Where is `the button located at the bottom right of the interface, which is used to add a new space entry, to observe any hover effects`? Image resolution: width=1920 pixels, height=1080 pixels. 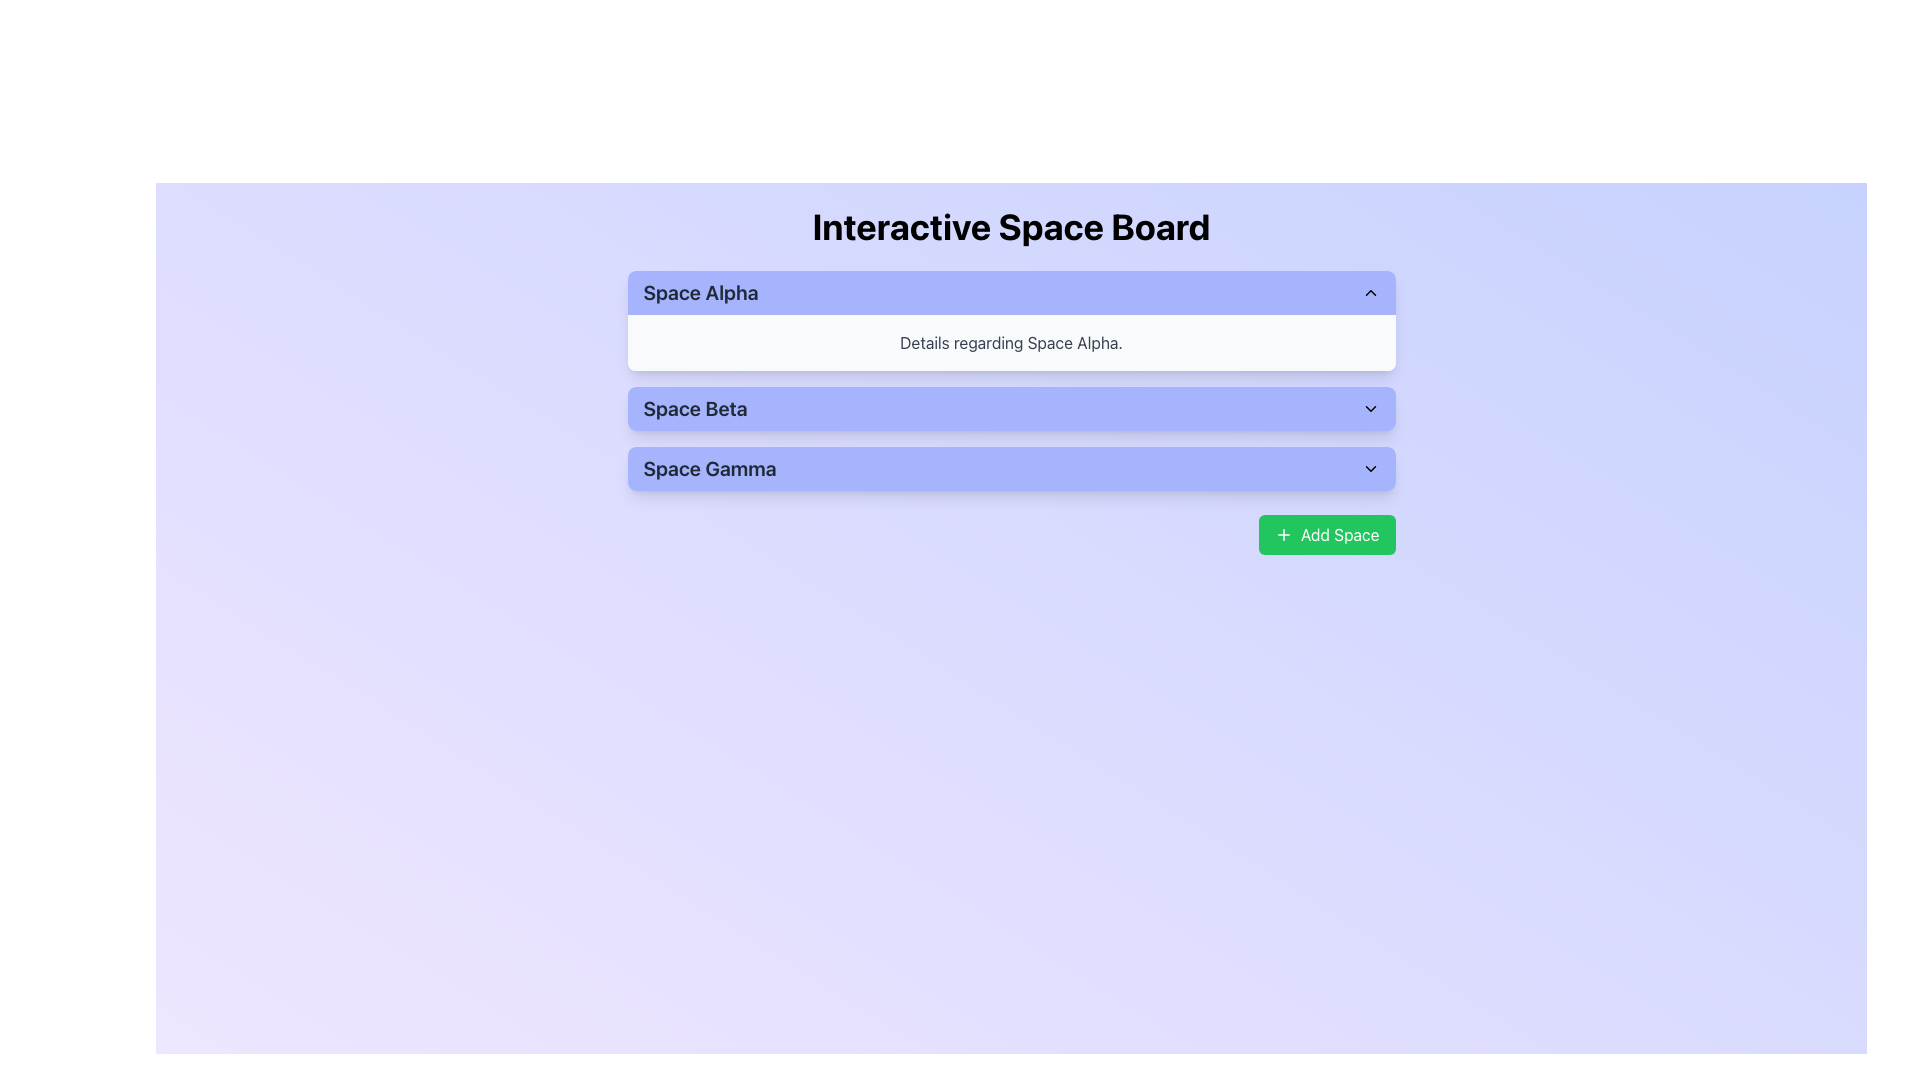 the button located at the bottom right of the interface, which is used to add a new space entry, to observe any hover effects is located at coordinates (1011, 534).